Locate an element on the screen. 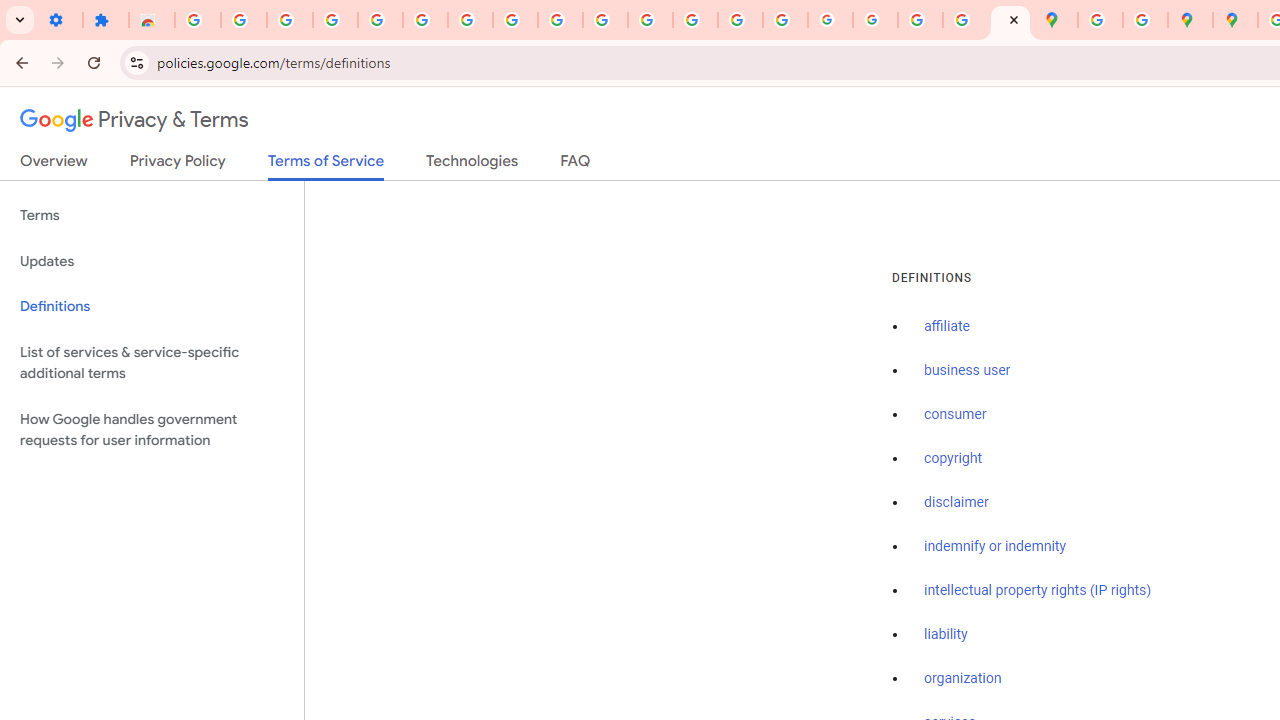 Image resolution: width=1280 pixels, height=720 pixels. 'indemnify or indemnity' is located at coordinates (995, 546).